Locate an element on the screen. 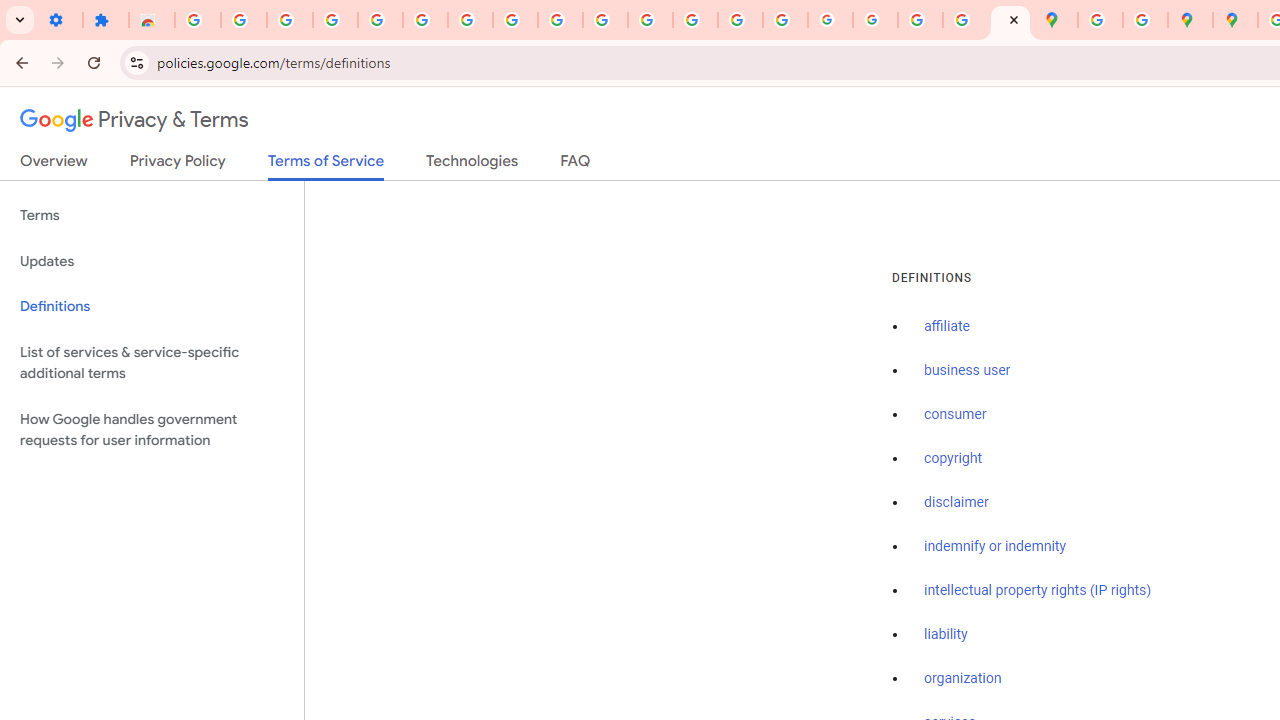 Image resolution: width=1280 pixels, height=720 pixels. 'indemnify or indemnity' is located at coordinates (995, 546).